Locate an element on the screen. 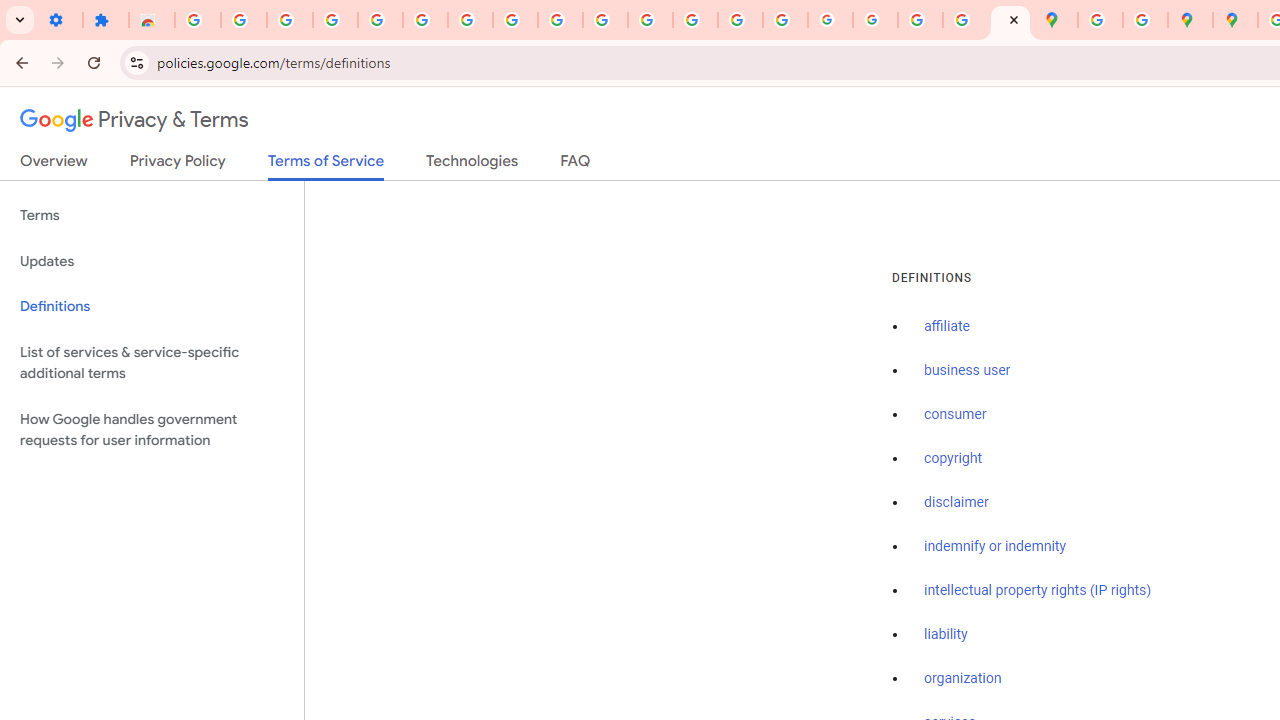 Image resolution: width=1280 pixels, height=720 pixels. 'indemnify or indemnity' is located at coordinates (995, 546).